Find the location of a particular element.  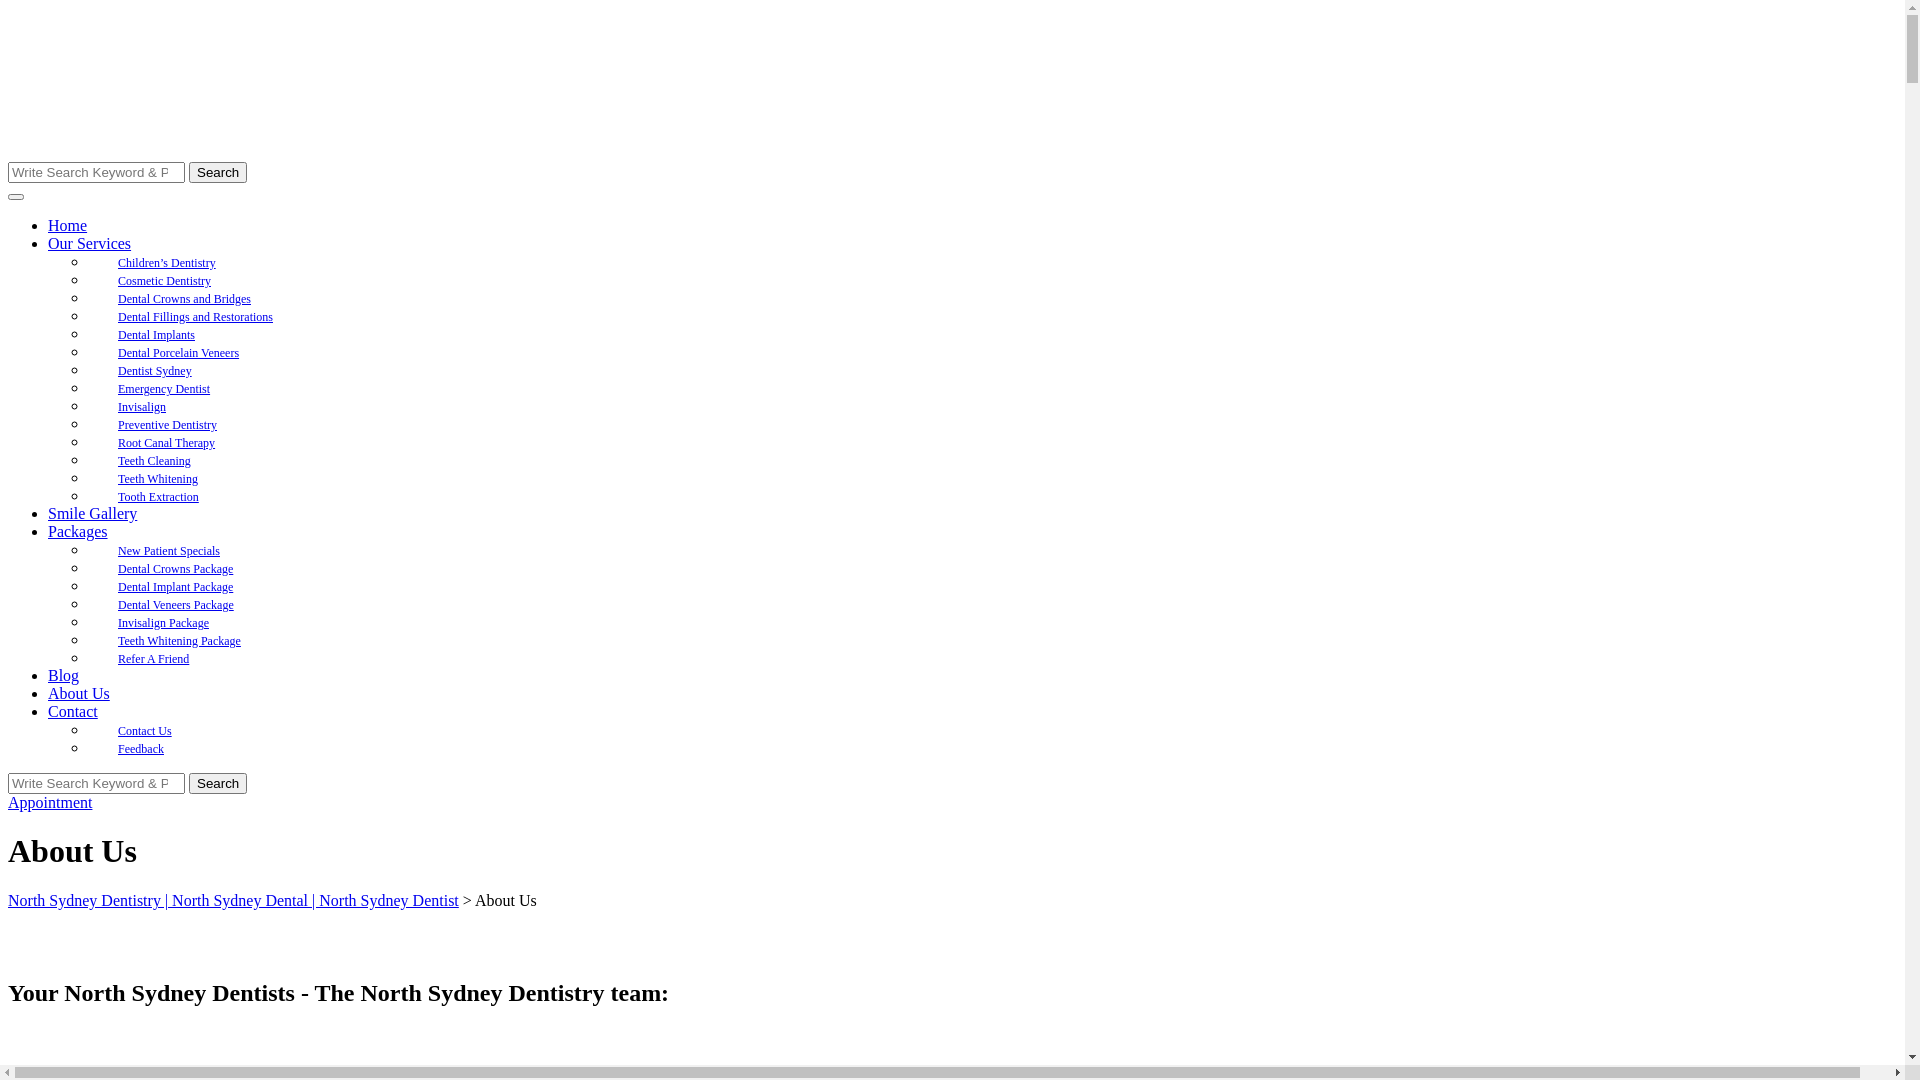

'Teeth Cleaning' is located at coordinates (153, 461).